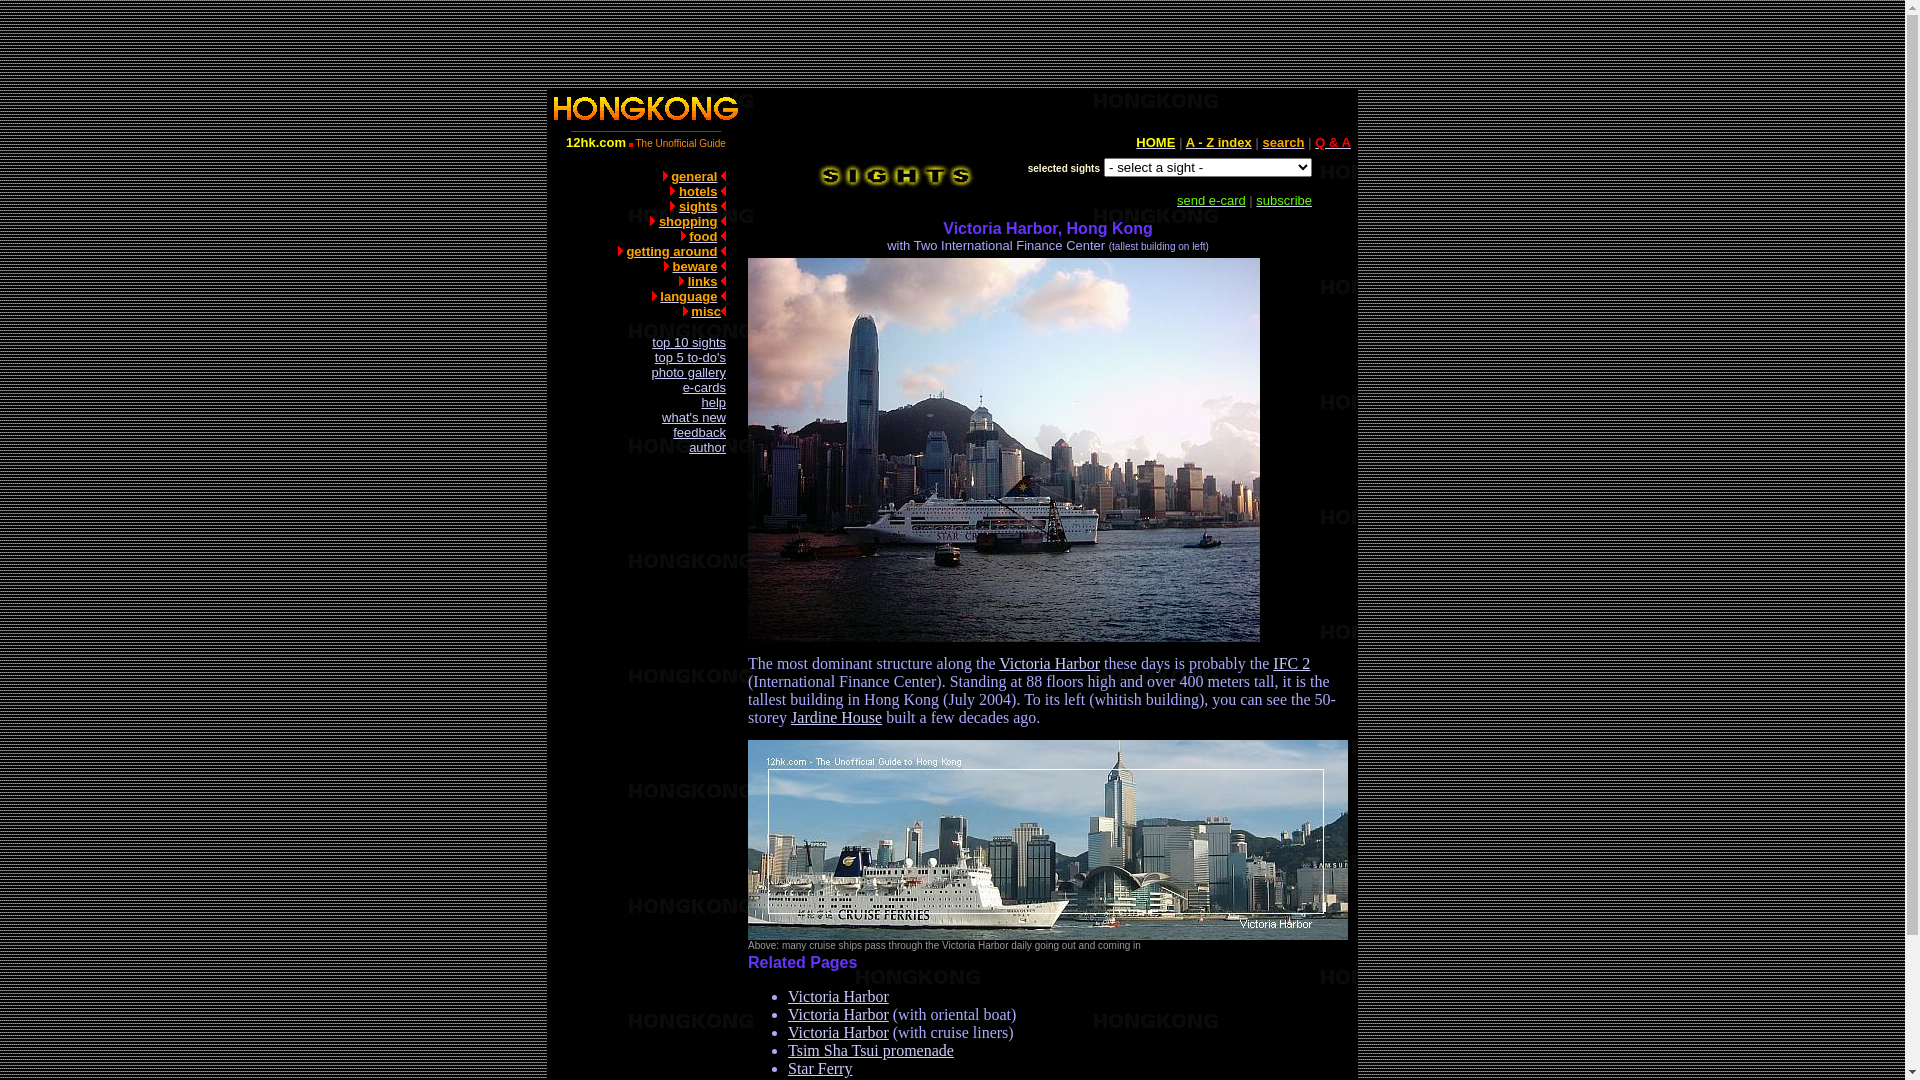 Image resolution: width=1920 pixels, height=1080 pixels. Describe the element at coordinates (695, 265) in the screenshot. I see `'beware'` at that location.